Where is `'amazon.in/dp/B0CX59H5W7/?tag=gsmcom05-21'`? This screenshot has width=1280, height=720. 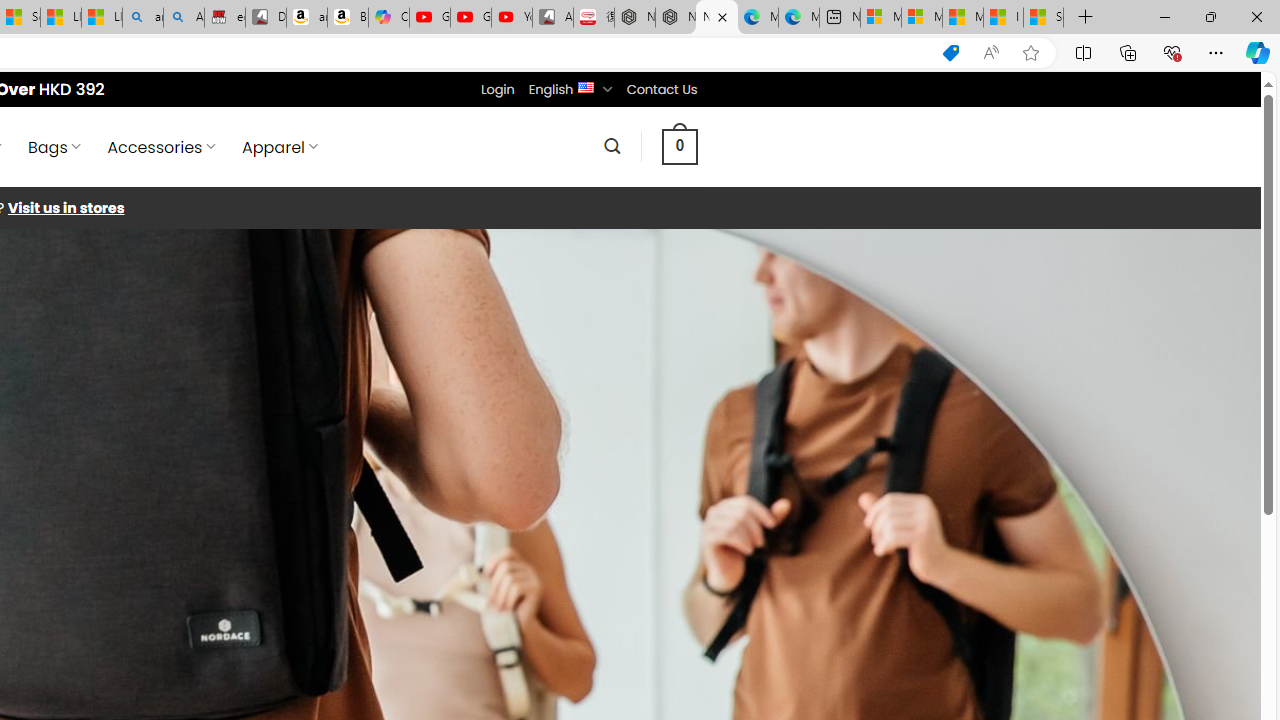
'amazon.in/dp/B0CX59H5W7/?tag=gsmcom05-21' is located at coordinates (305, 17).